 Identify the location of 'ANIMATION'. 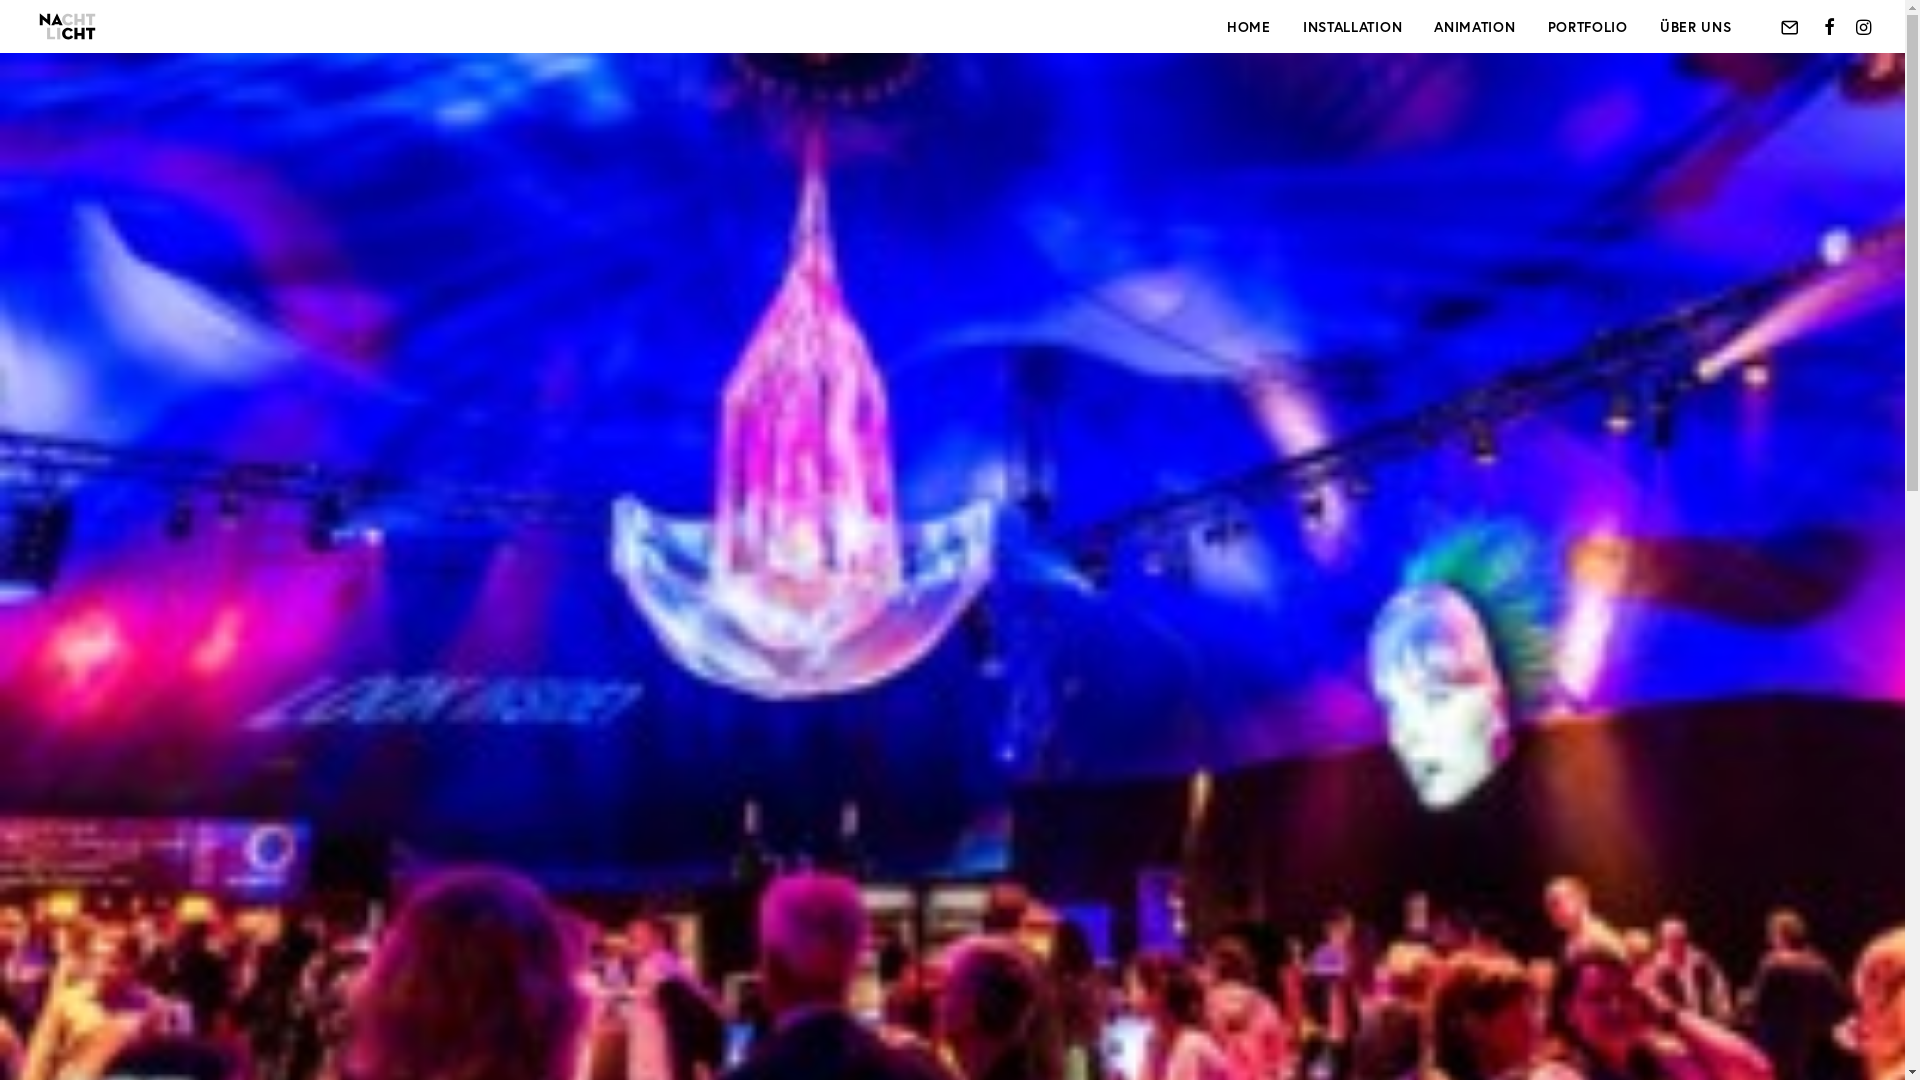
(1474, 26).